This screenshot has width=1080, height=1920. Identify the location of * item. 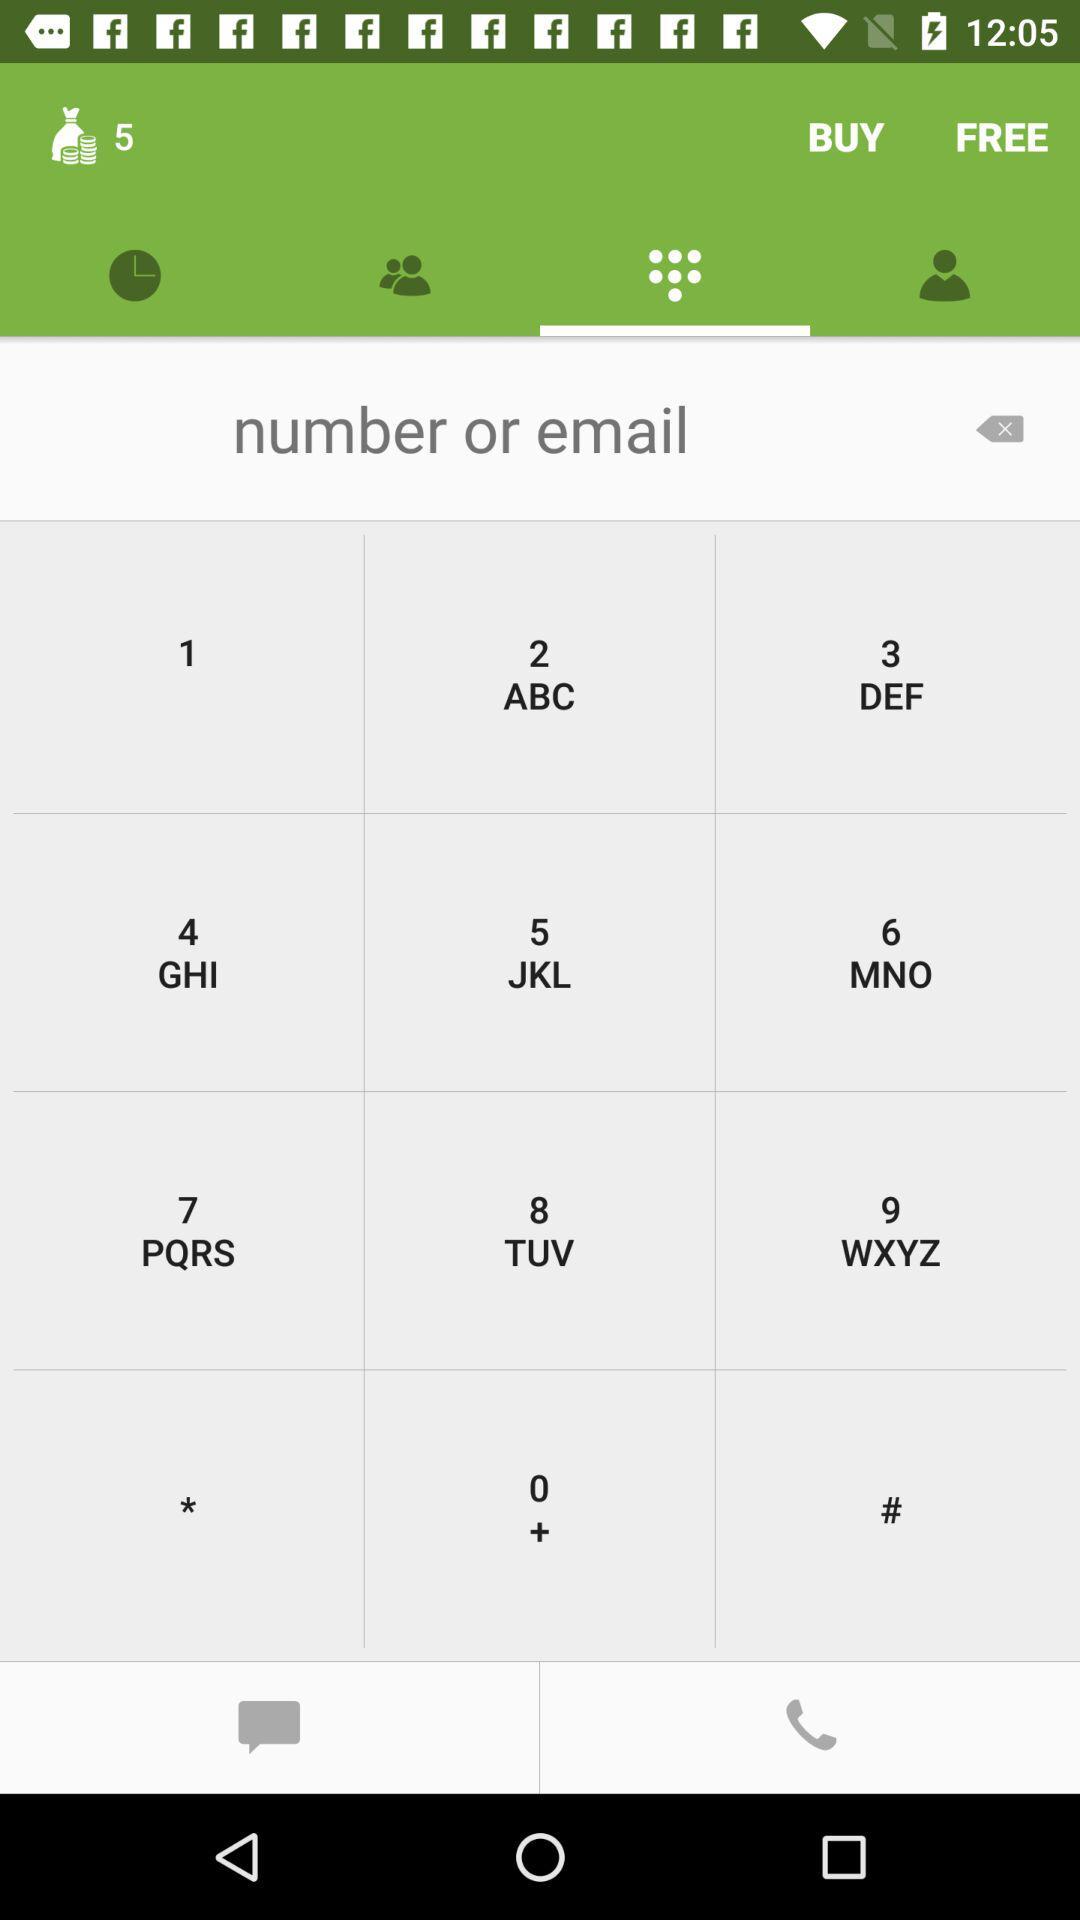
(188, 1508).